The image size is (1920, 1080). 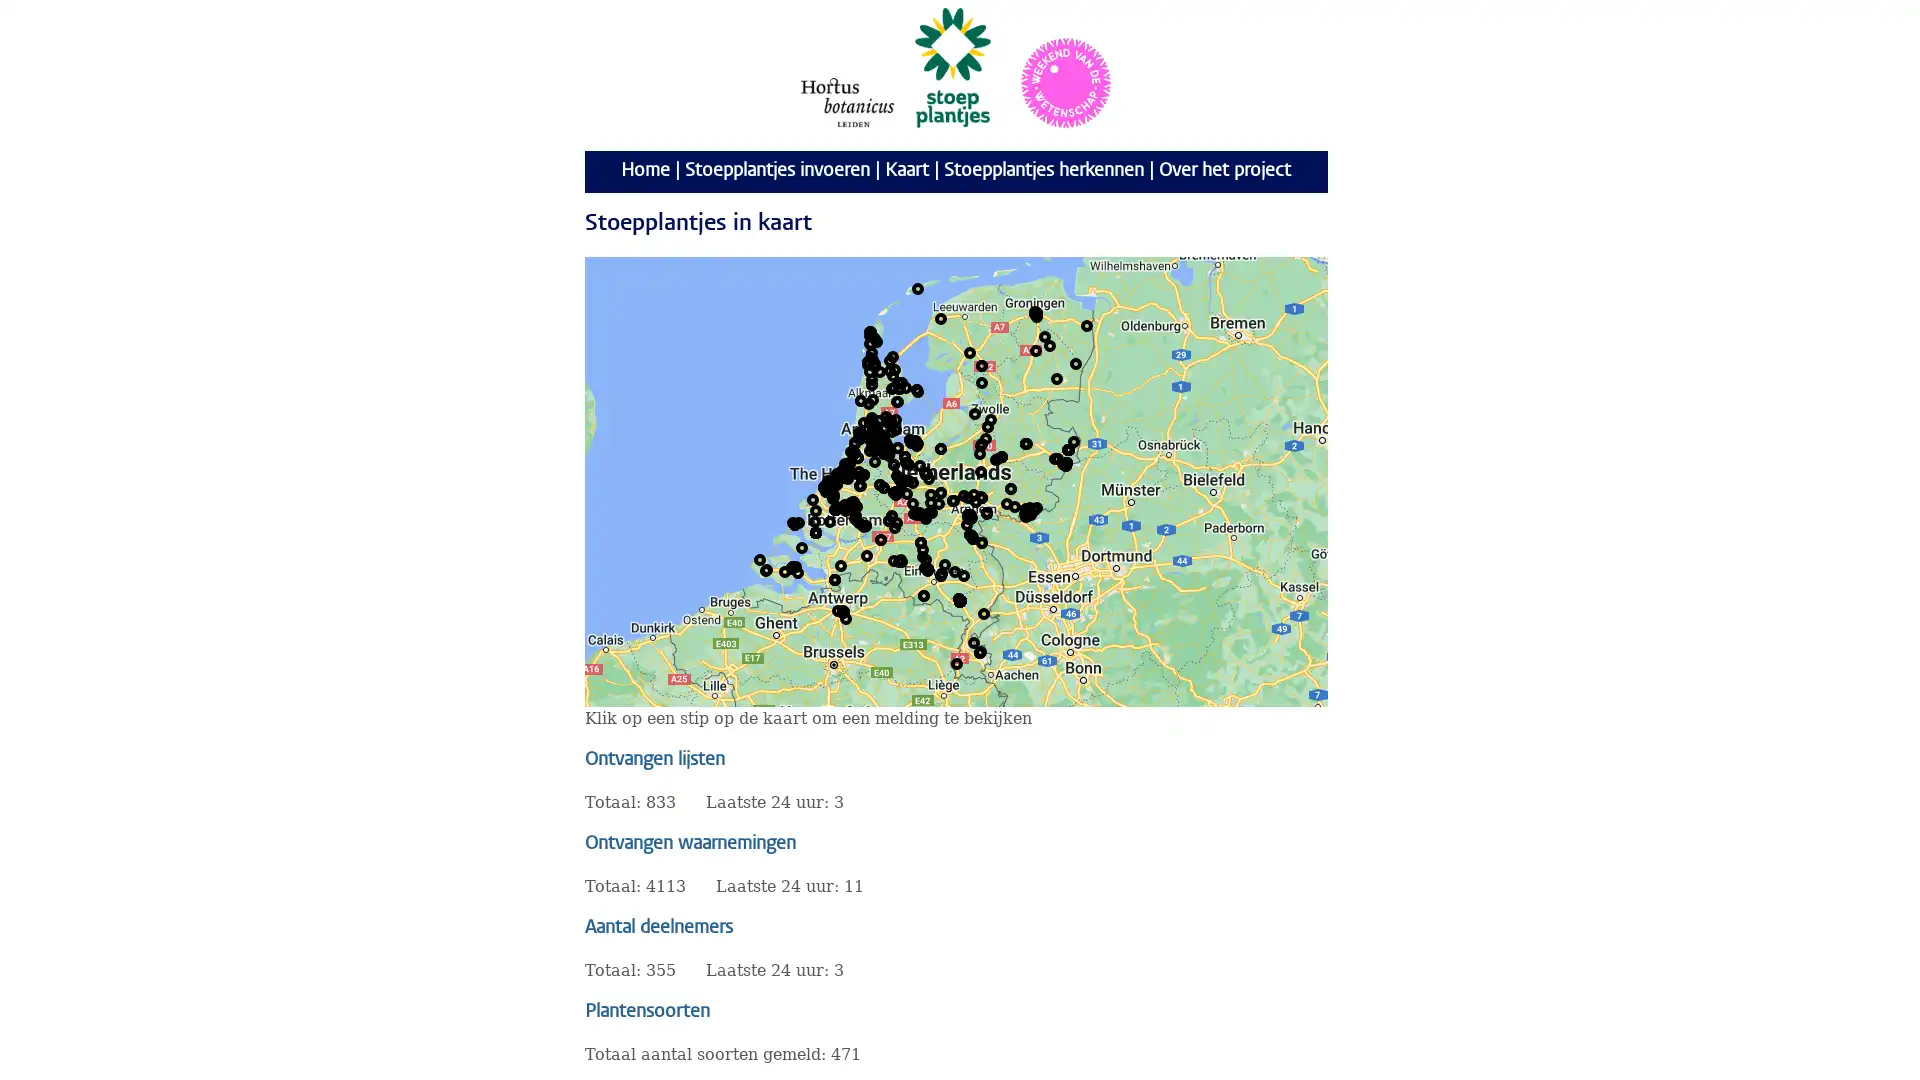 I want to click on Telling van op 18 januari 2022, so click(x=873, y=434).